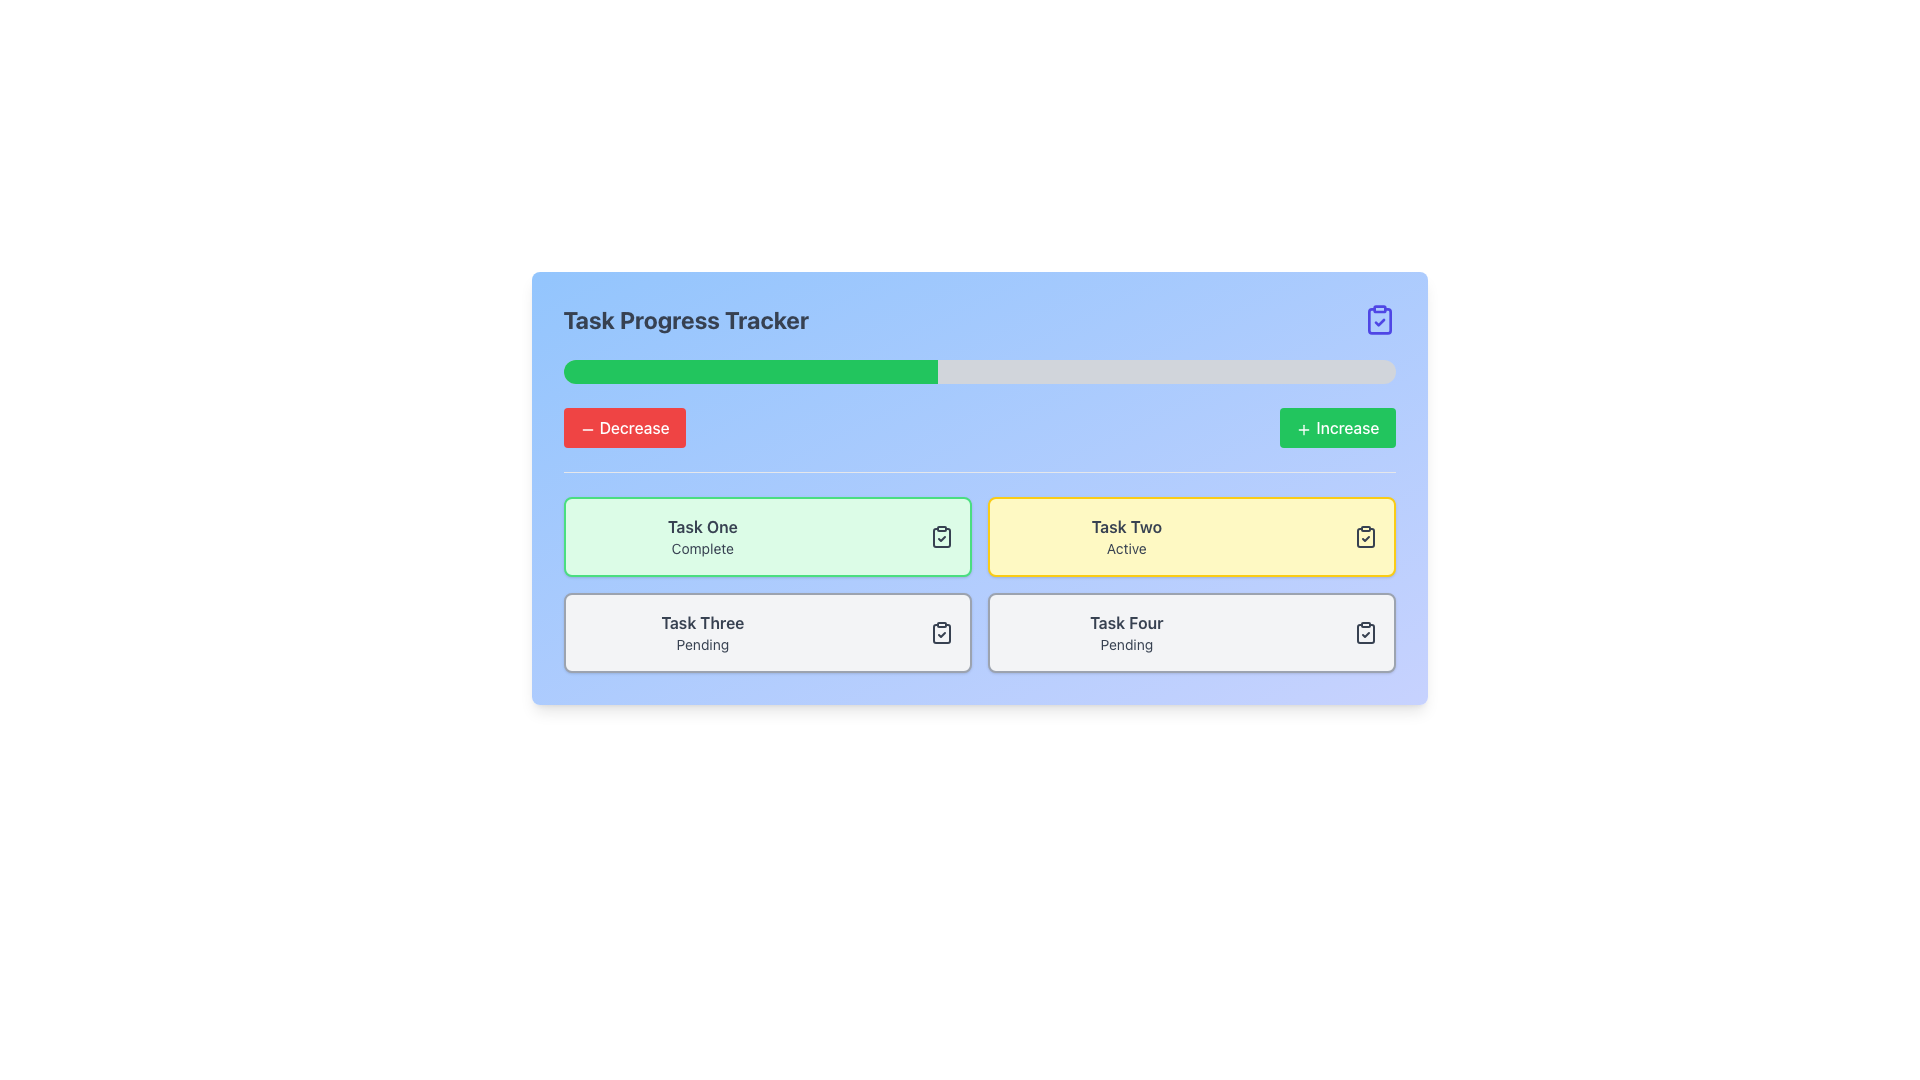 The height and width of the screenshot is (1080, 1920). I want to click on the text label displaying 'Pending' located in the lower section of the panel for 'Task Four' in the bottom-right grid cell of the task grid layout, so click(1126, 644).